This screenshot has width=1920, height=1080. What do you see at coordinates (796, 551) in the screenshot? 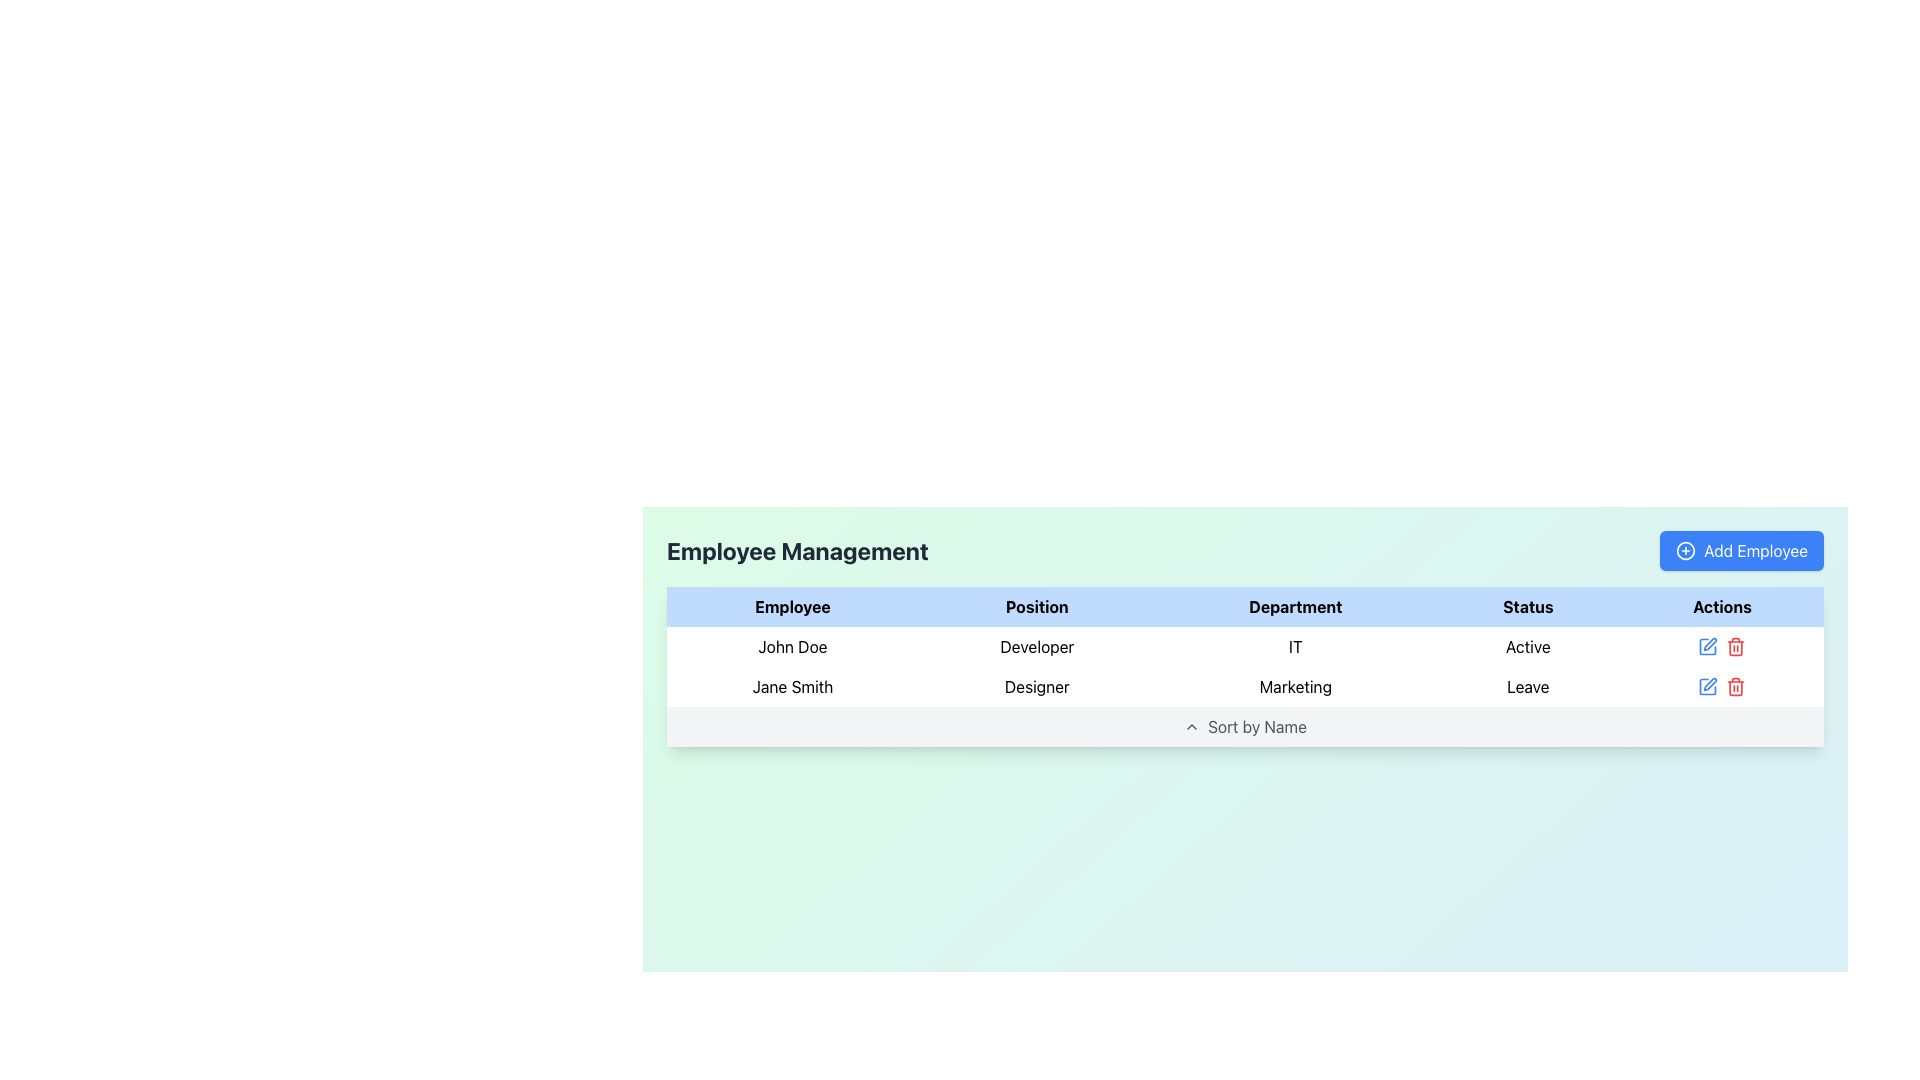
I see `the Text label that serves as the title for the employee management section, located at the top of the interface above the employee details table` at bounding box center [796, 551].